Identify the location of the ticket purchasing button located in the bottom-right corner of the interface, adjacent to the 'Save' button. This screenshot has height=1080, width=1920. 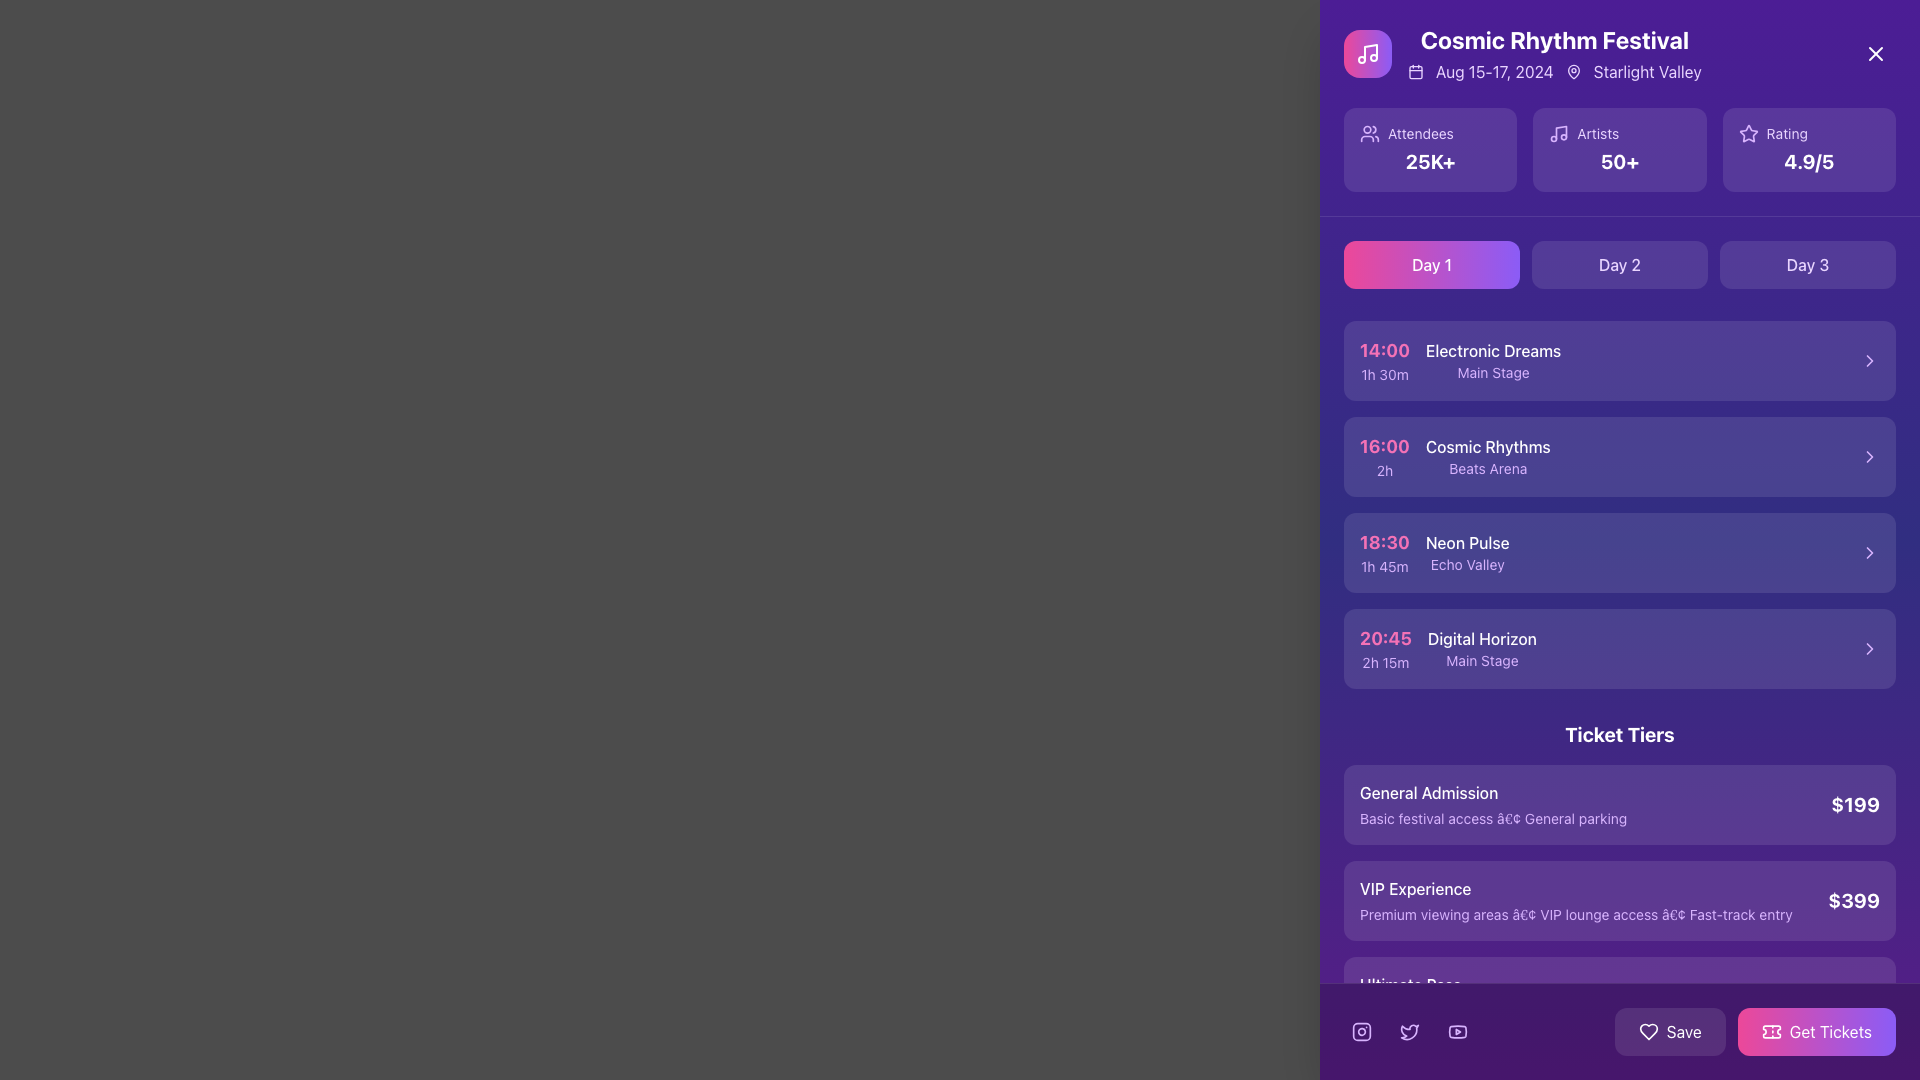
(1754, 1032).